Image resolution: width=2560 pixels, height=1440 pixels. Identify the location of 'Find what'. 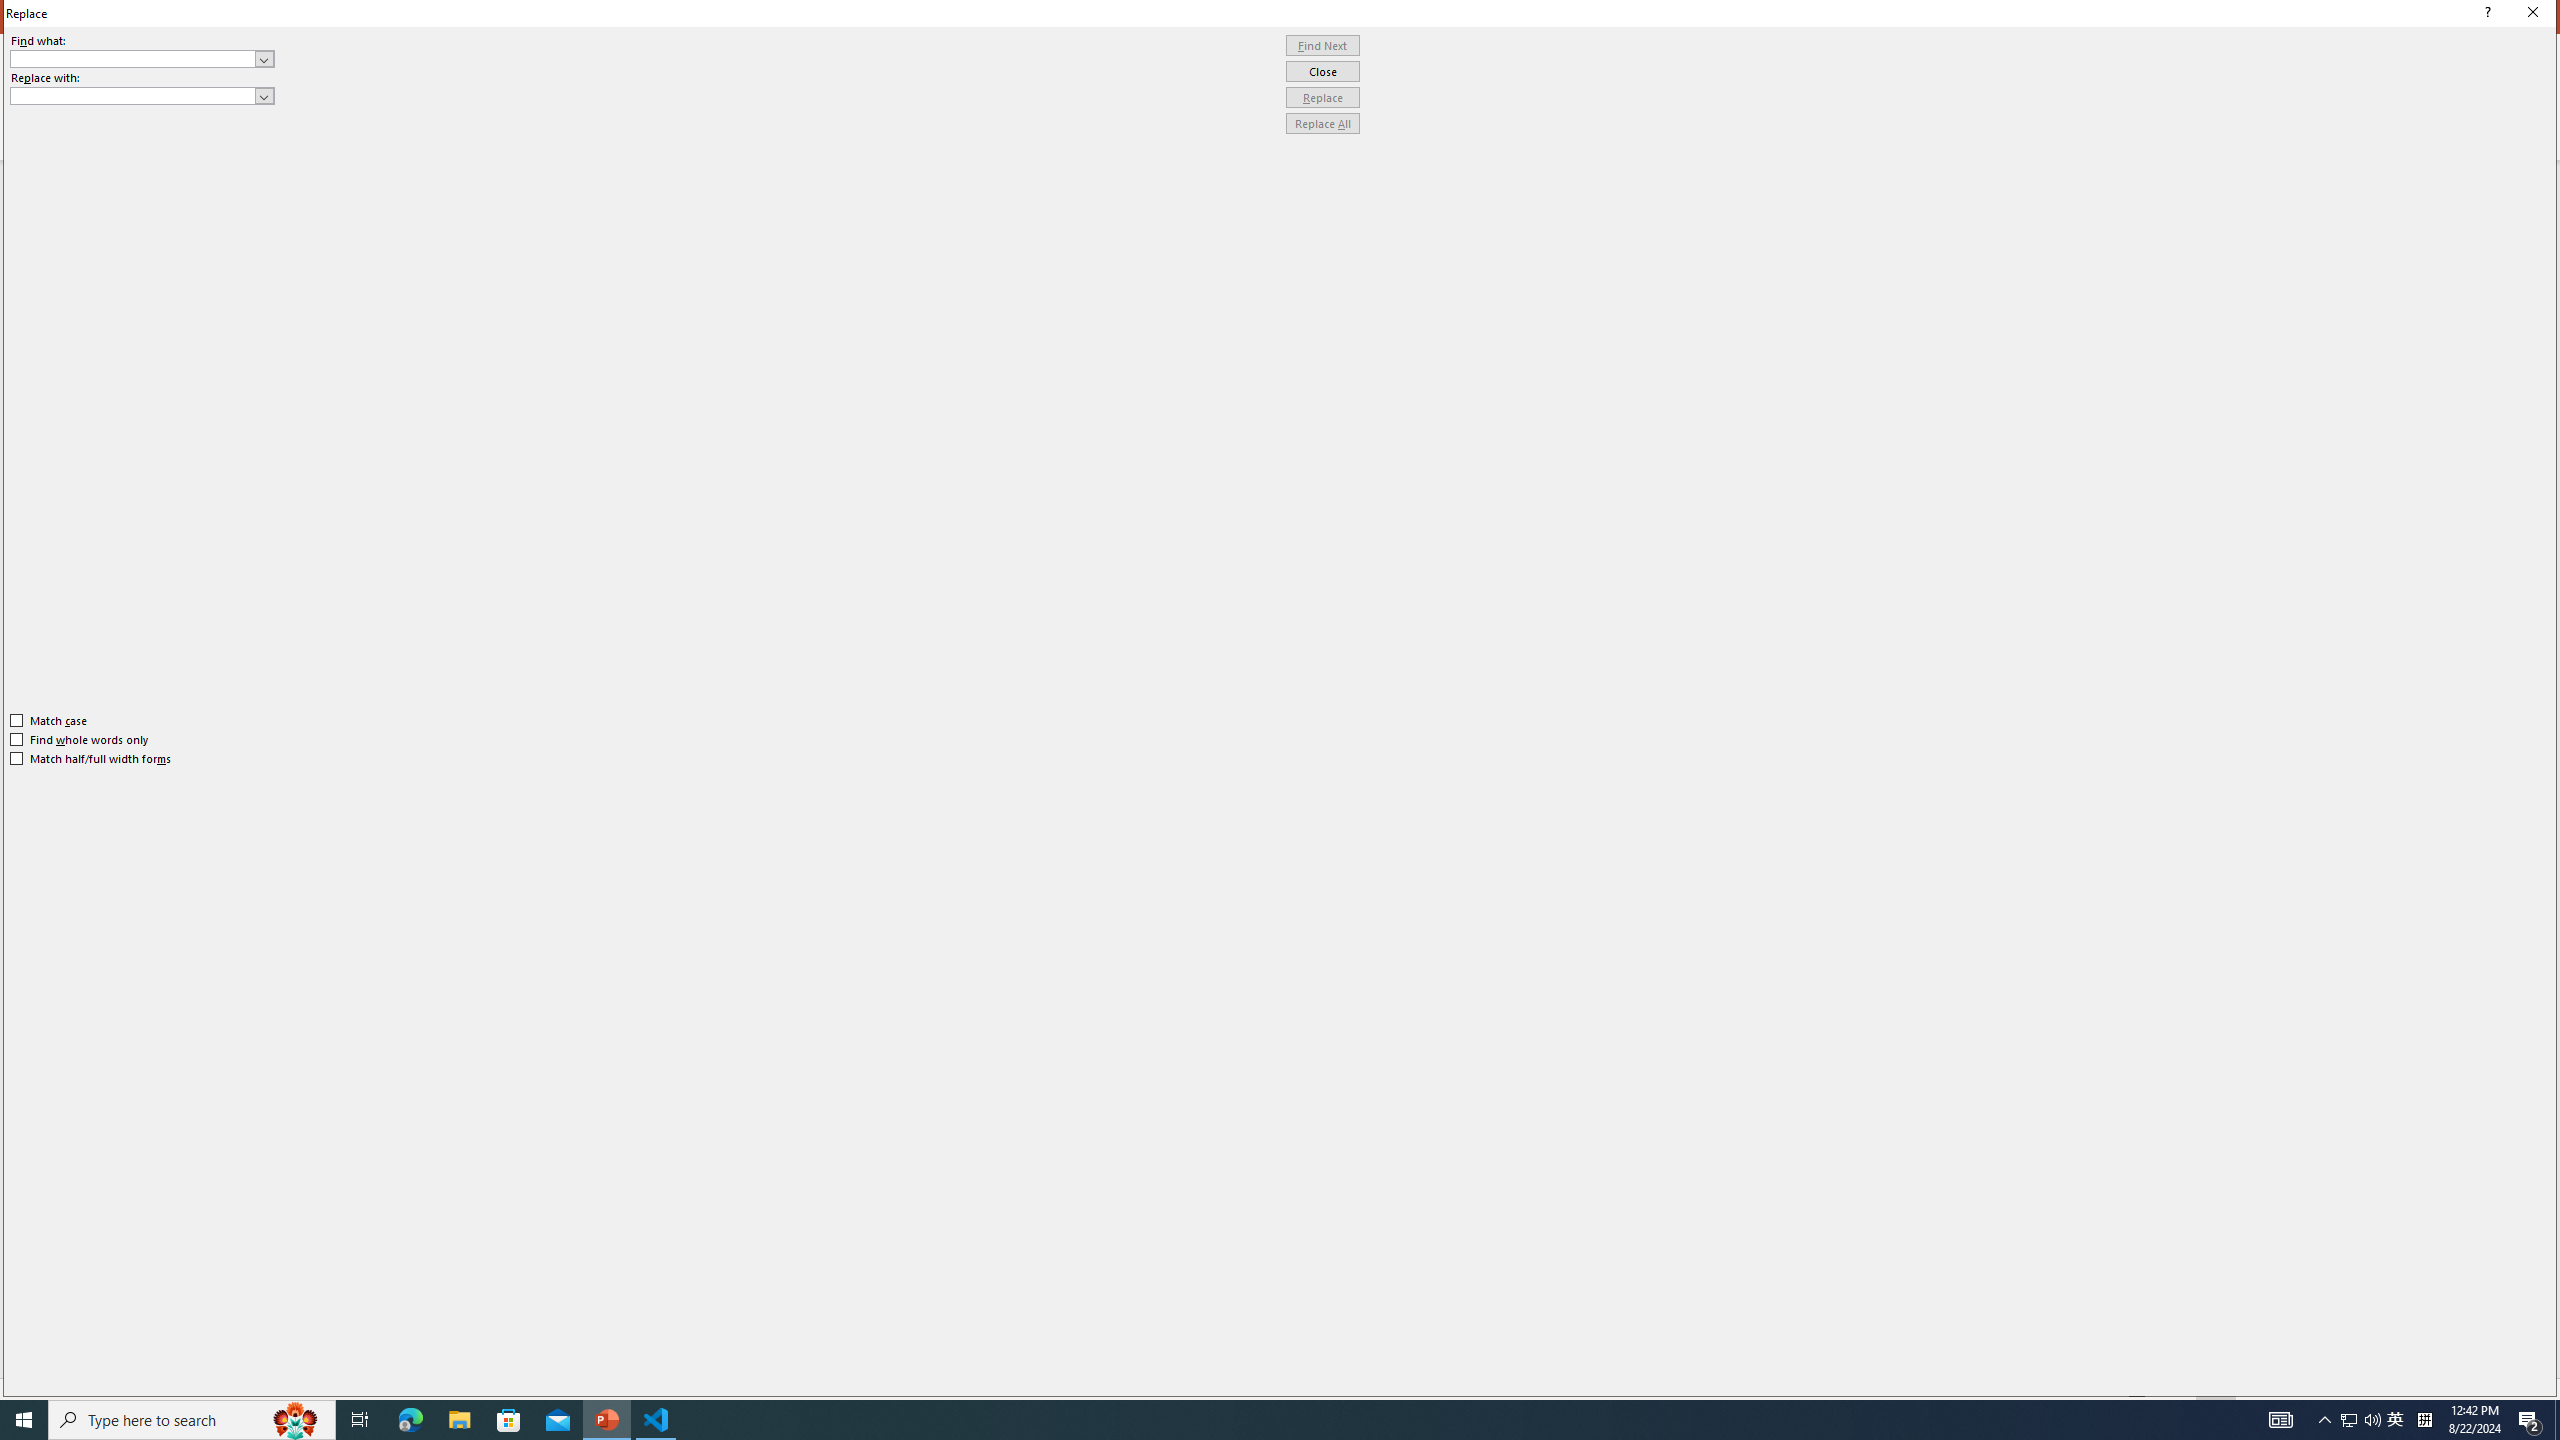
(142, 58).